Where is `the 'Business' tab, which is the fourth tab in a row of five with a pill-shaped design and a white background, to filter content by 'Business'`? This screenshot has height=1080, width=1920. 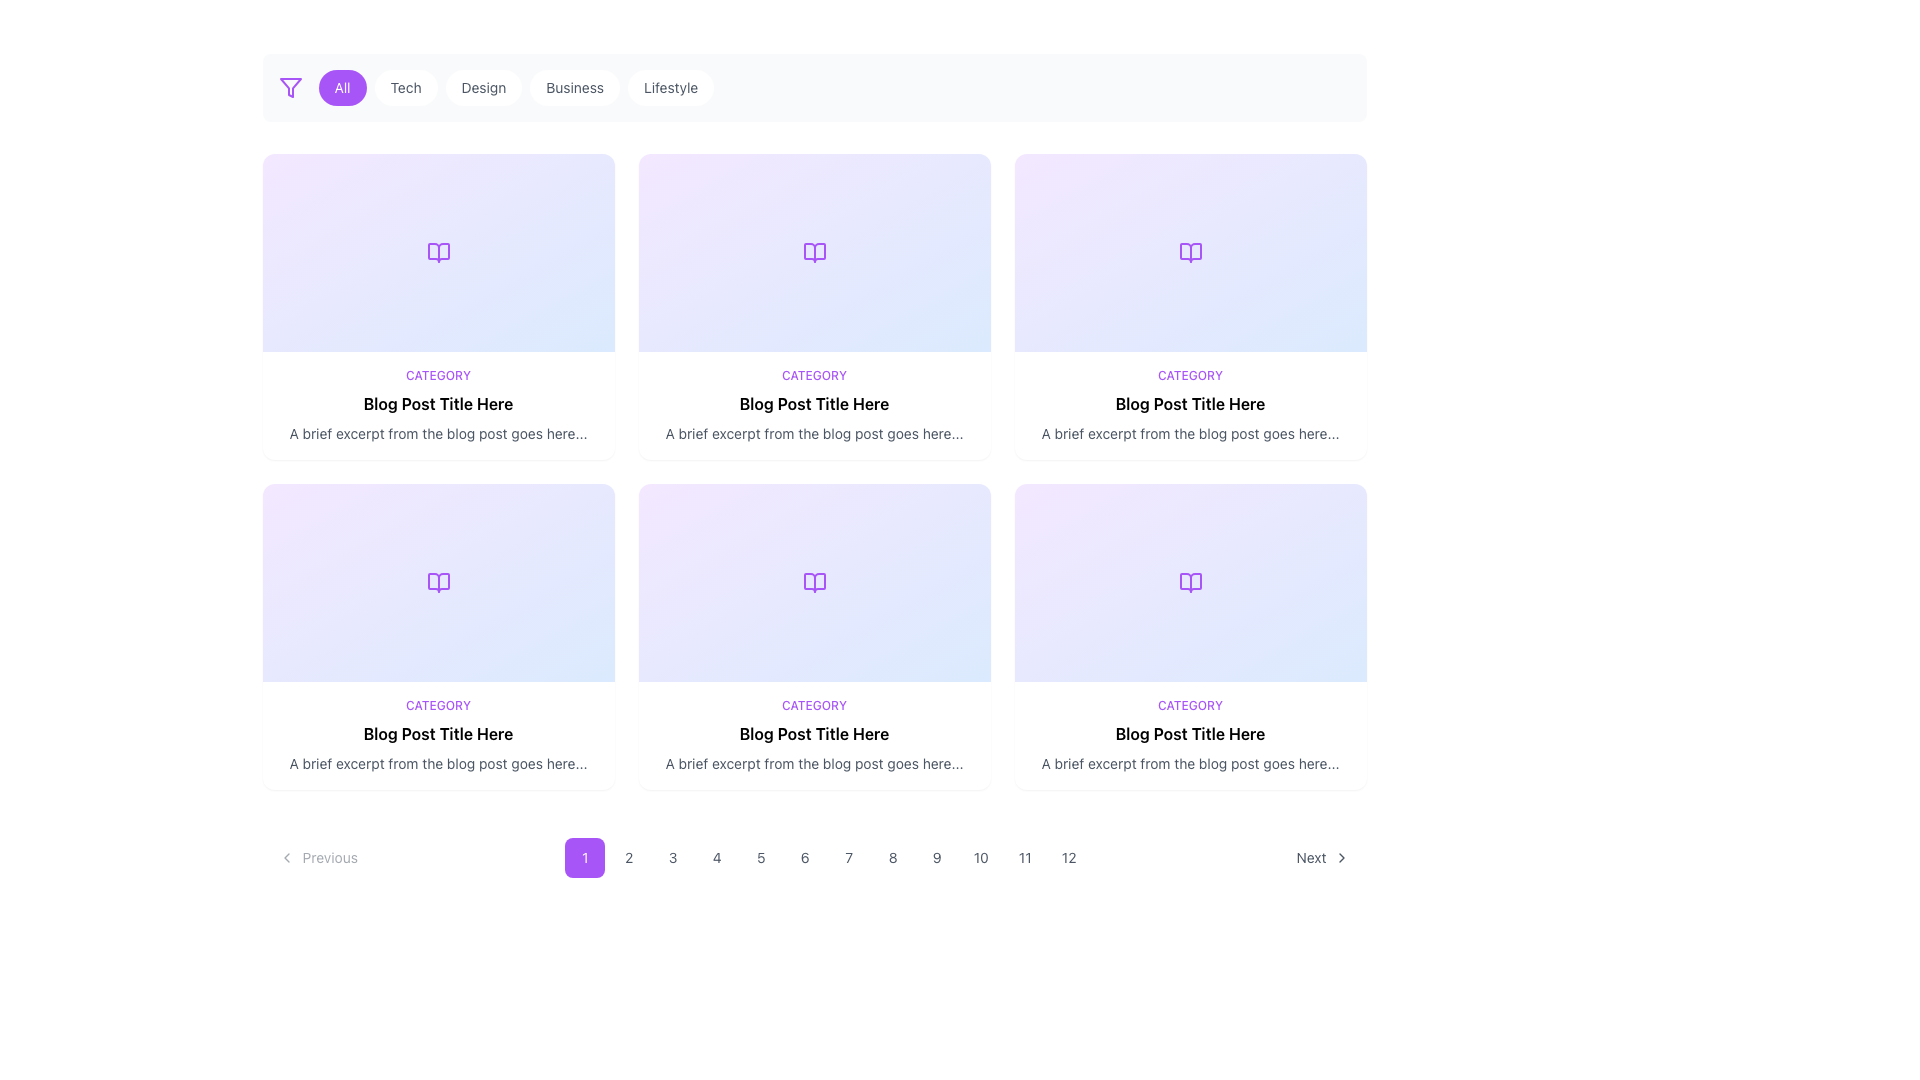
the 'Business' tab, which is the fourth tab in a row of five with a pill-shaped design and a white background, to filter content by 'Business' is located at coordinates (574, 87).